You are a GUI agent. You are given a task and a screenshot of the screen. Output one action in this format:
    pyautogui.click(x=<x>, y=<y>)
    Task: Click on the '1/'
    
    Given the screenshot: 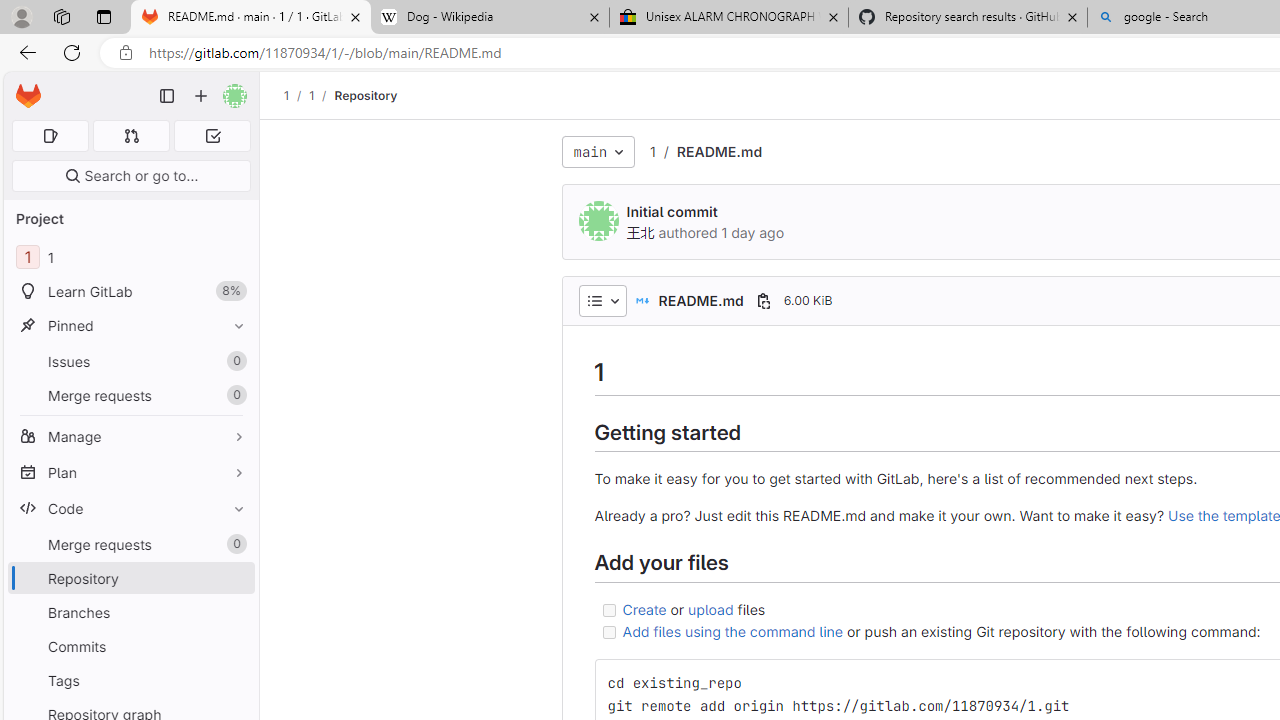 What is the action you would take?
    pyautogui.click(x=321, y=95)
    